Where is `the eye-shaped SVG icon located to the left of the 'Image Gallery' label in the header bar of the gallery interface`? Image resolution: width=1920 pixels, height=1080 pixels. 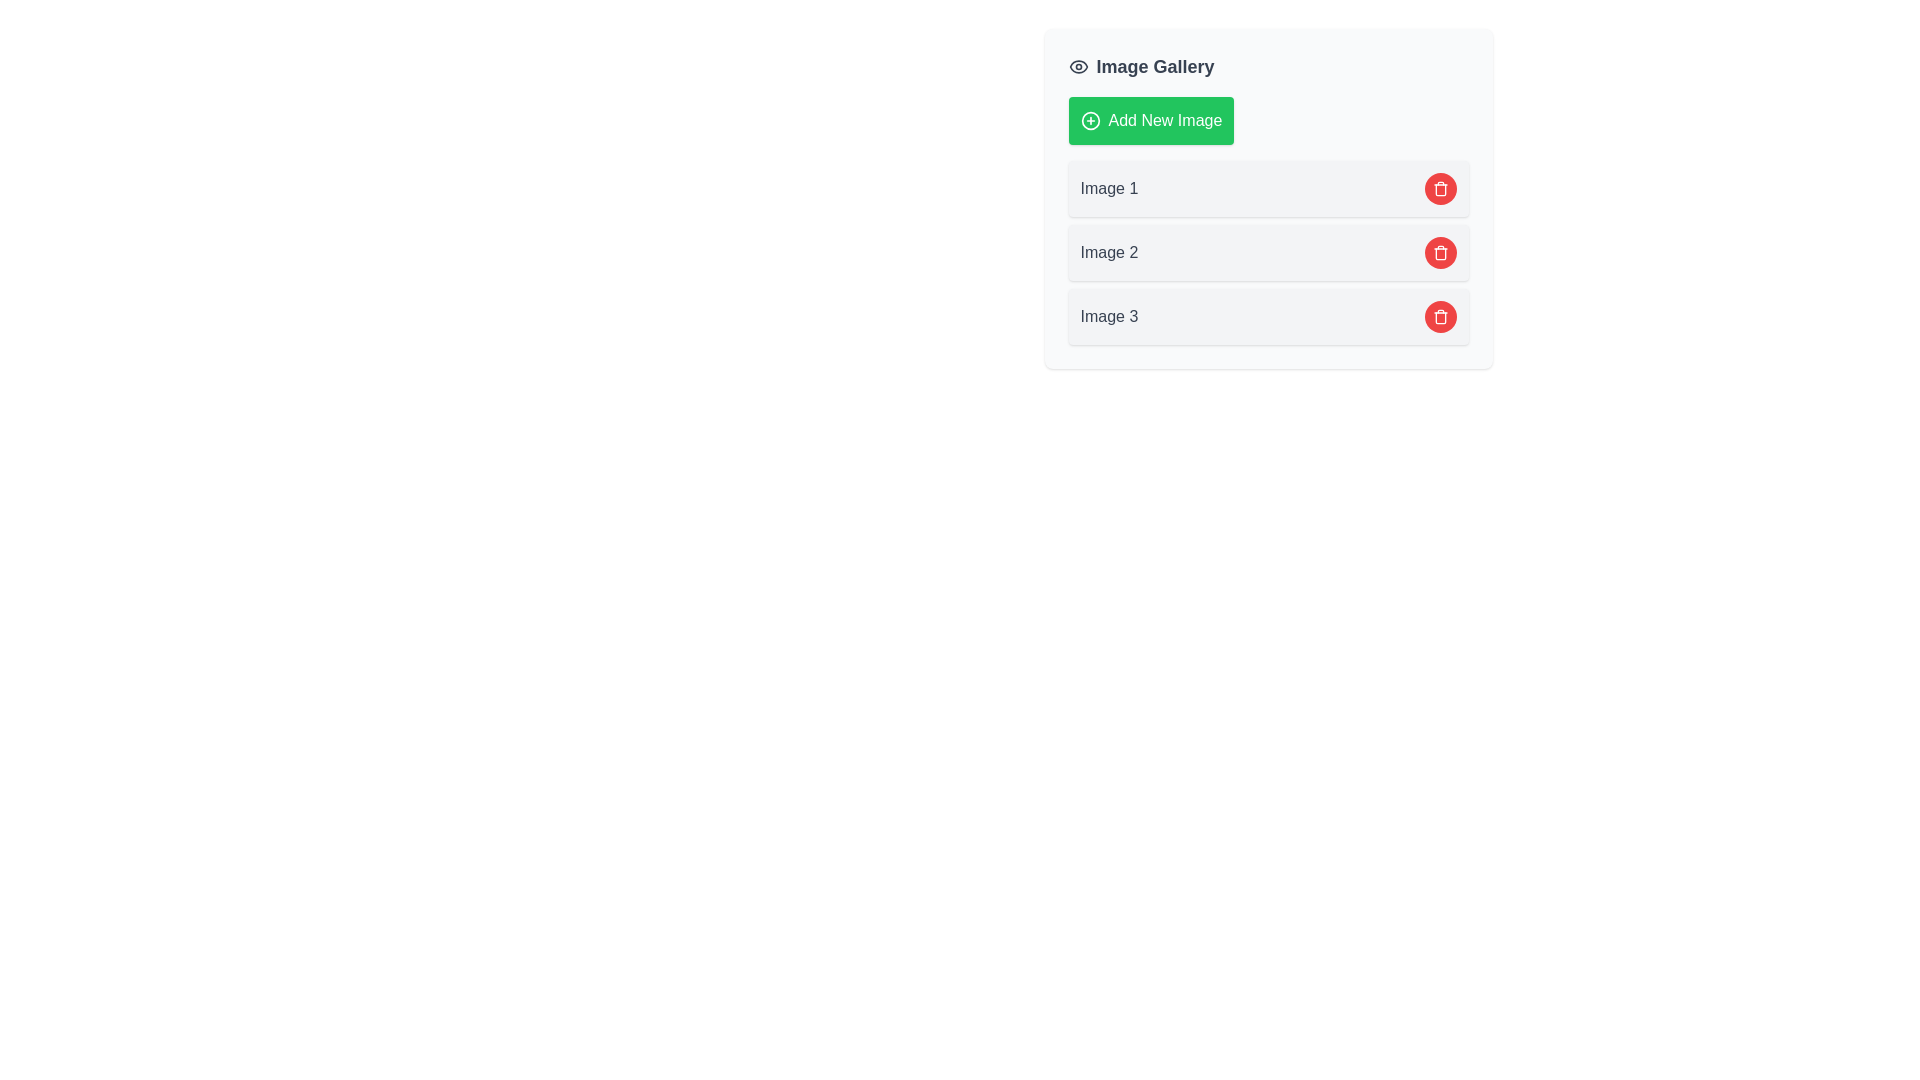
the eye-shaped SVG icon located to the left of the 'Image Gallery' label in the header bar of the gallery interface is located at coordinates (1077, 65).